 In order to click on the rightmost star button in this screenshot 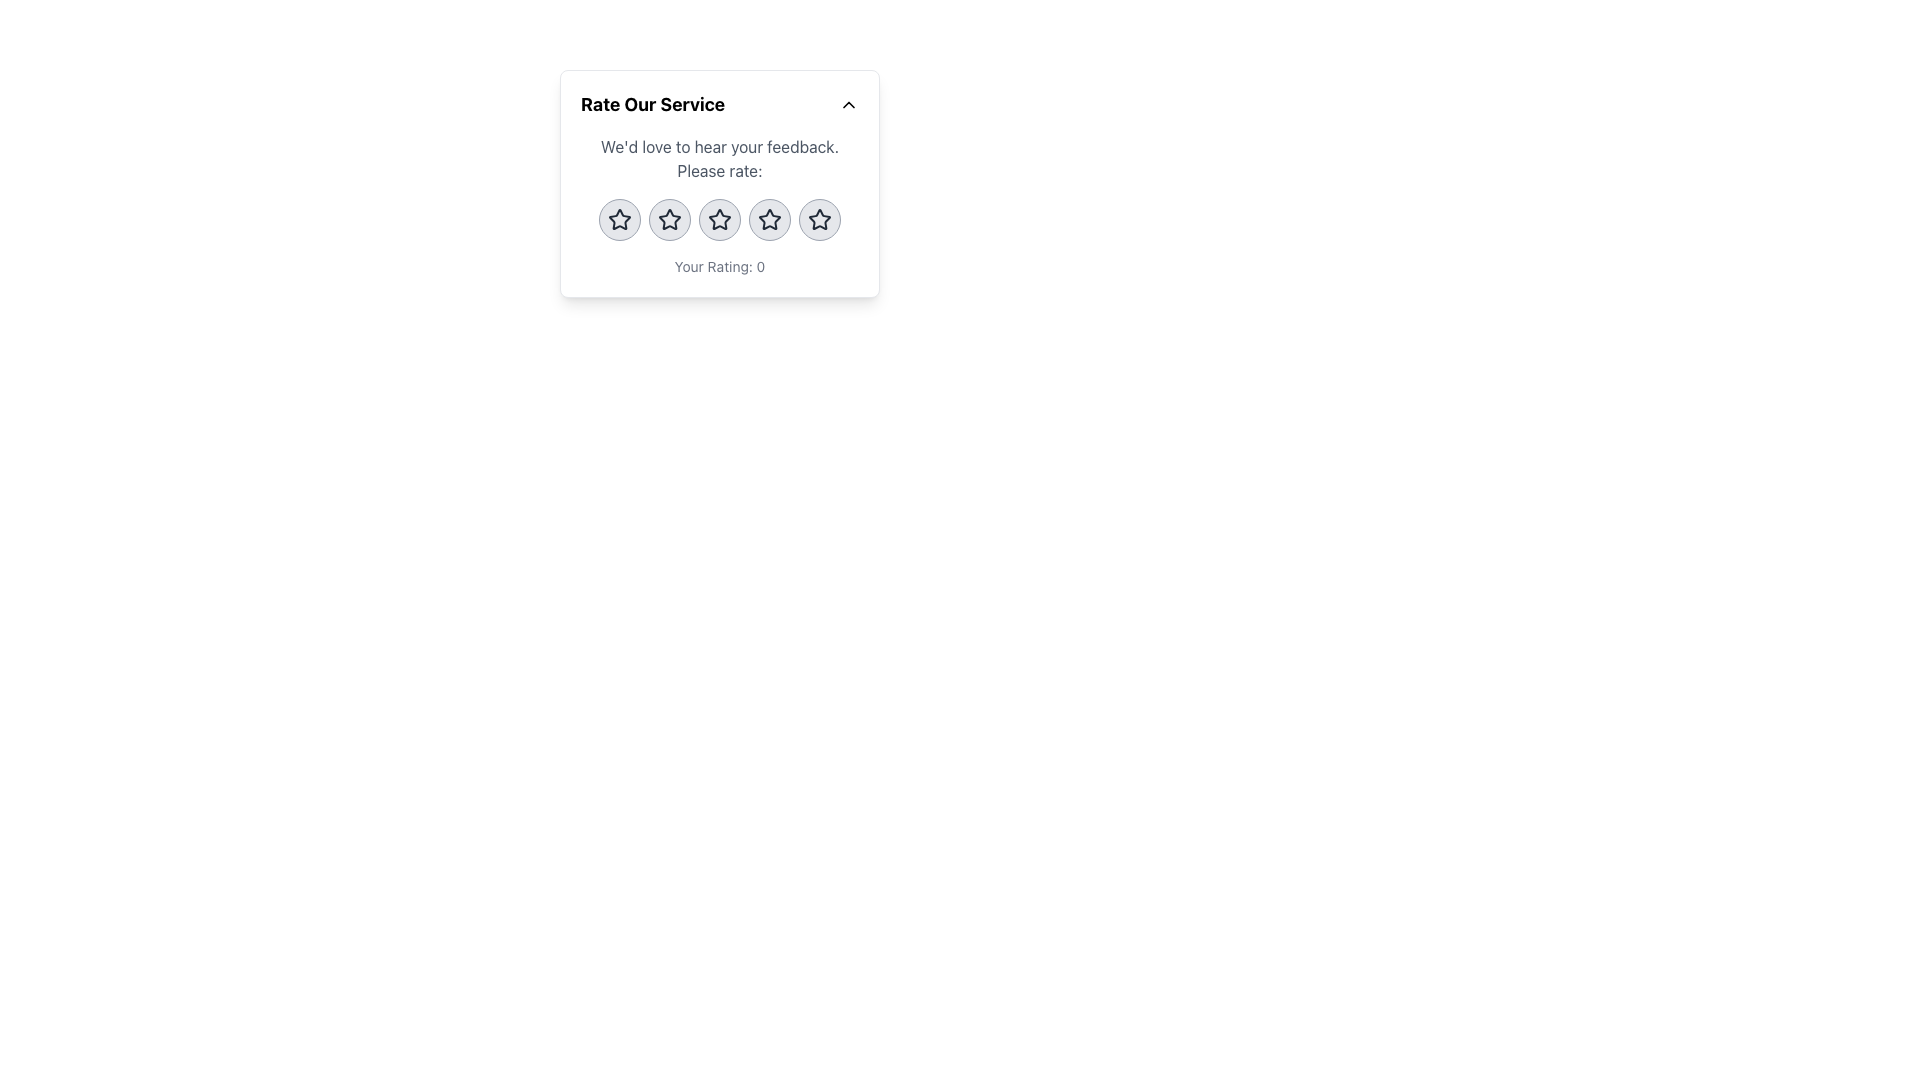, I will do `click(820, 219)`.